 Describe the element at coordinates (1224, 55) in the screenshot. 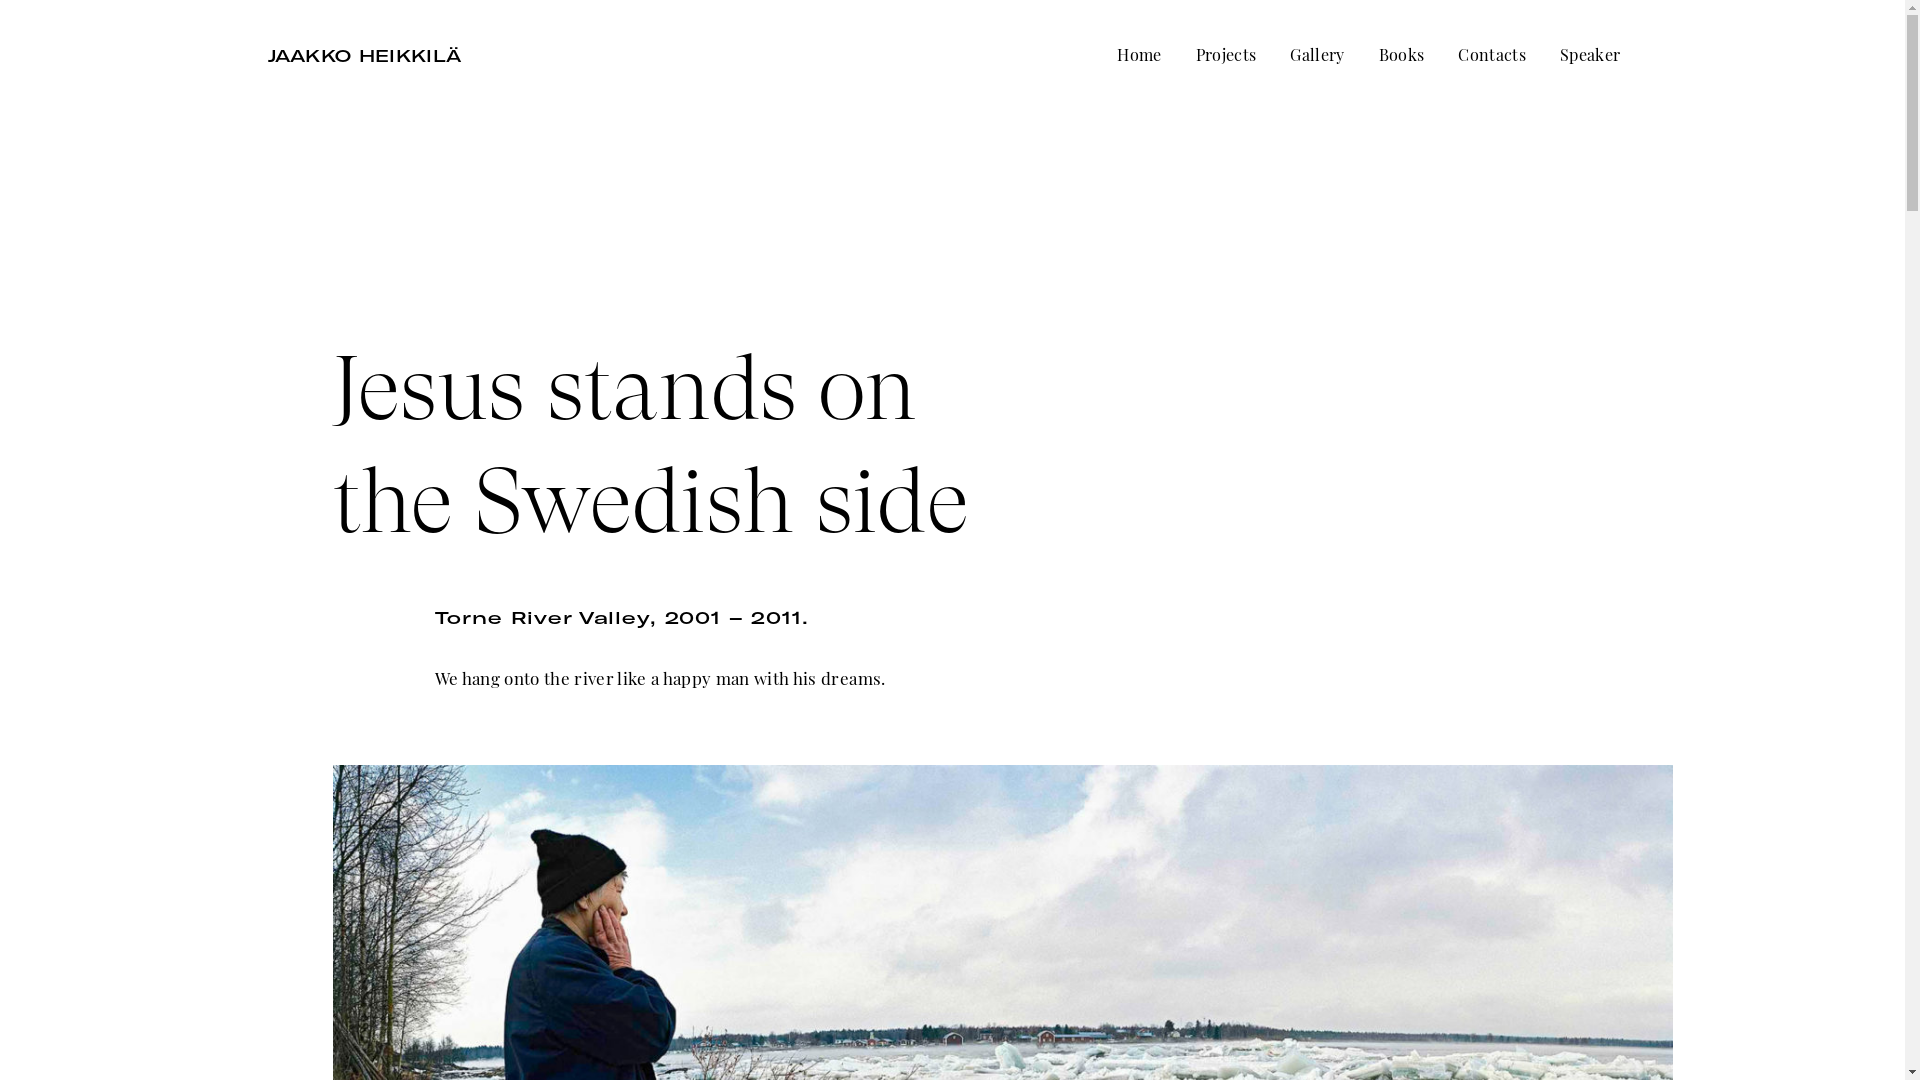

I see `'Projects'` at that location.